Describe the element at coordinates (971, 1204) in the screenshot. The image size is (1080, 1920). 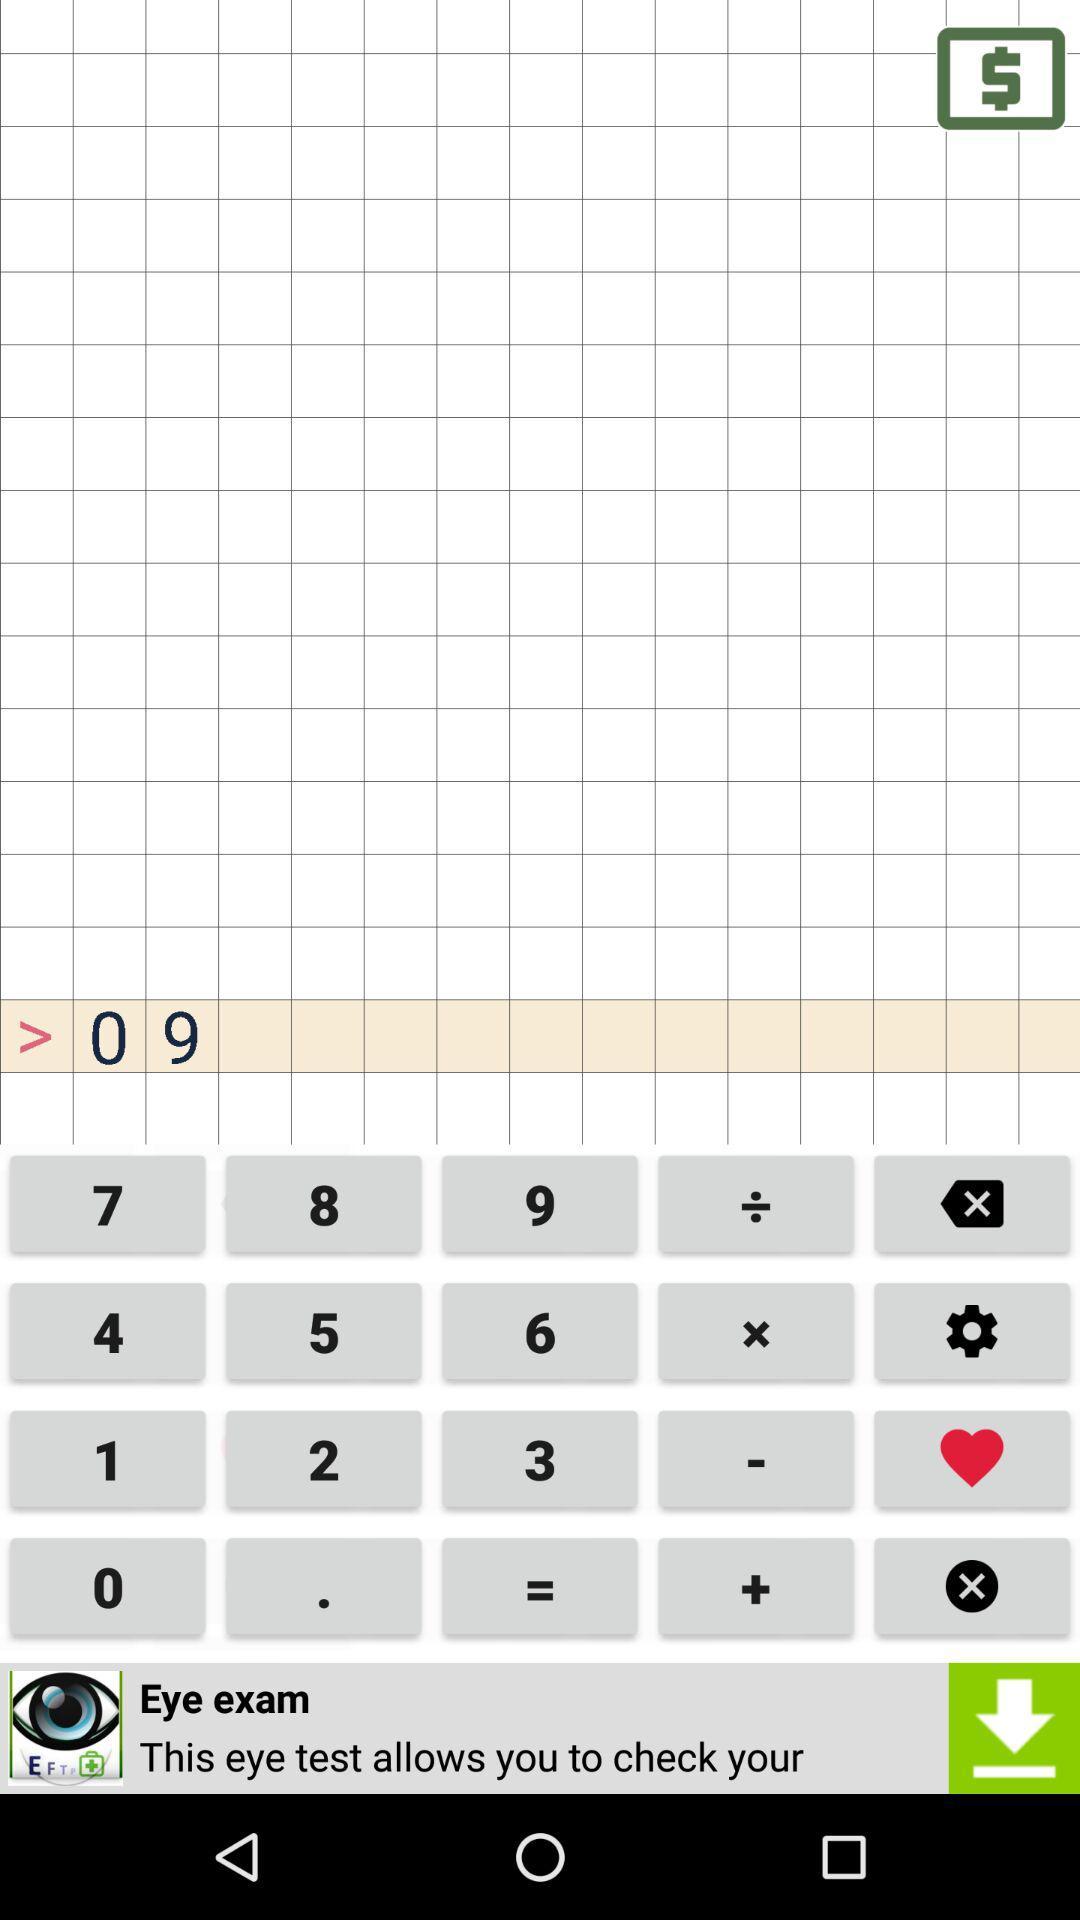
I see `erase button` at that location.